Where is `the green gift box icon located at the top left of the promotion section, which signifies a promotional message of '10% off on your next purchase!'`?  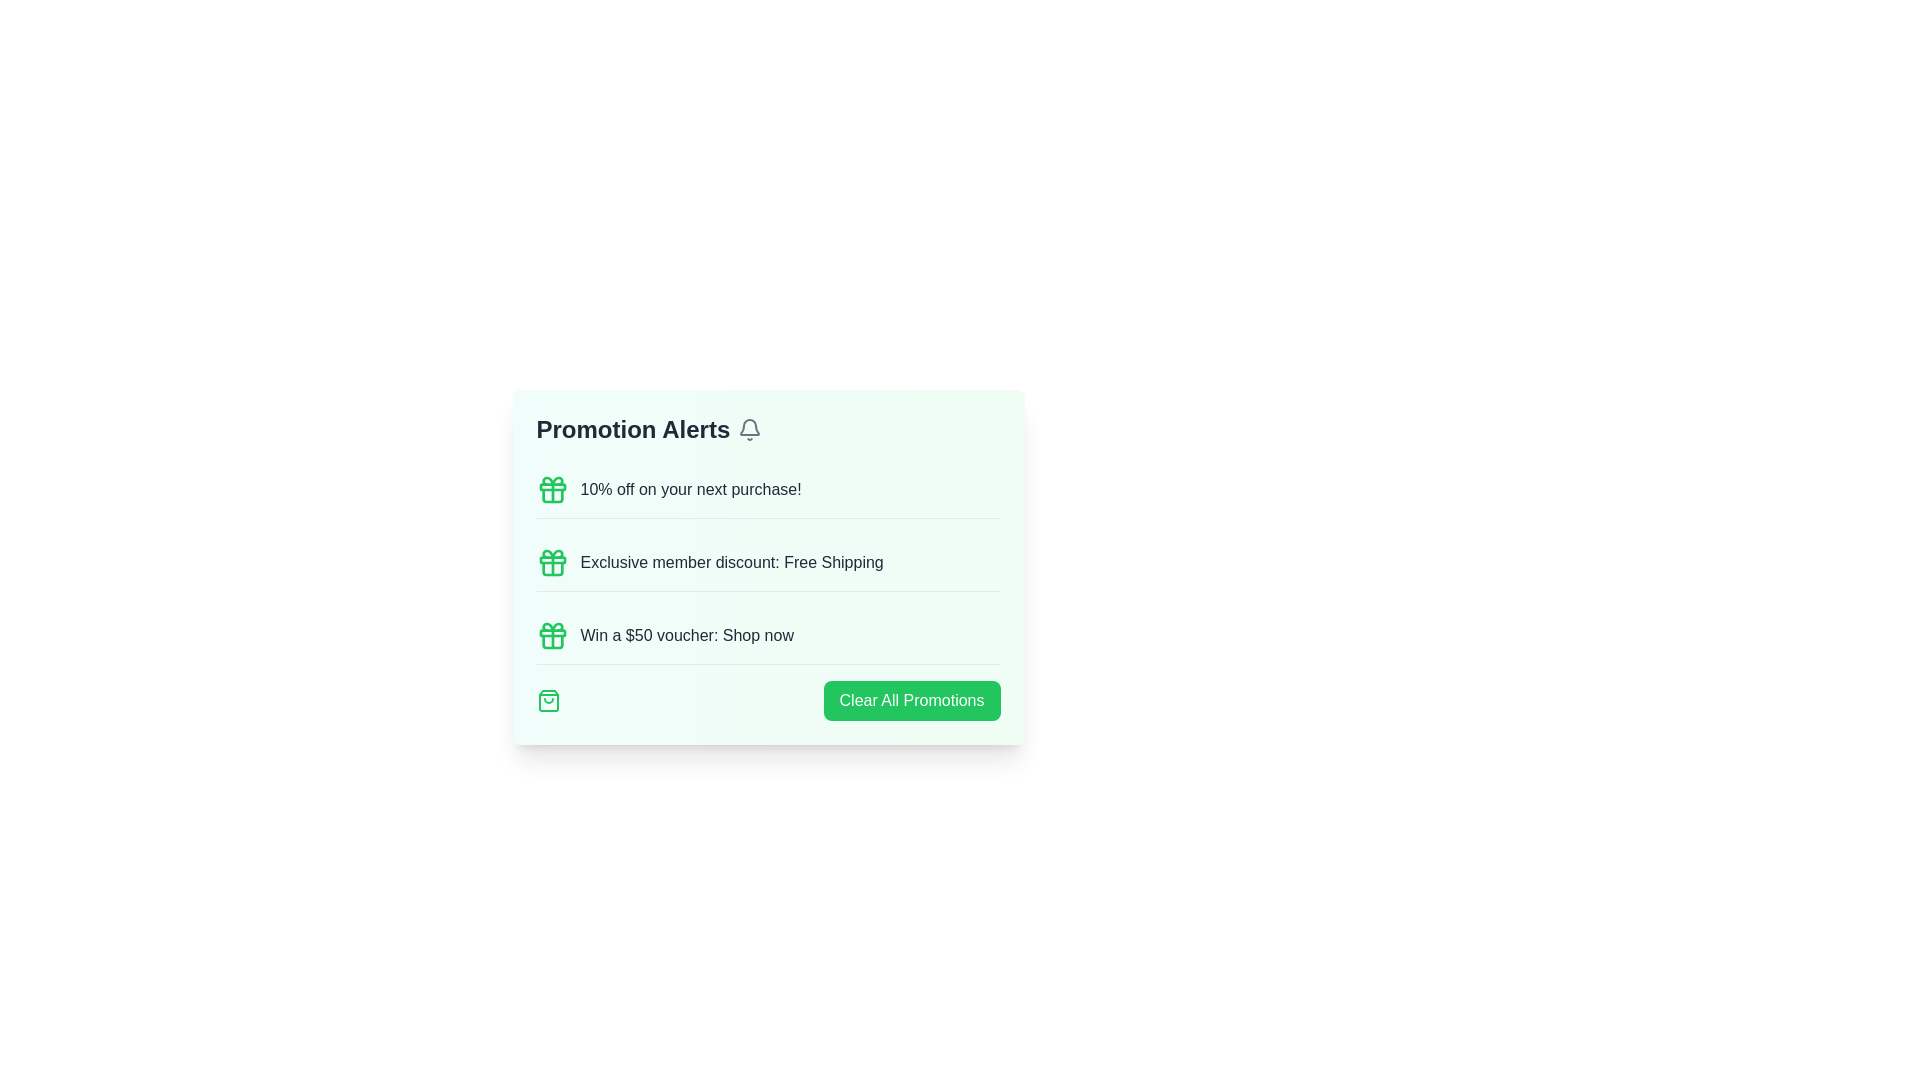
the green gift box icon located at the top left of the promotion section, which signifies a promotional message of '10% off on your next purchase!' is located at coordinates (552, 489).